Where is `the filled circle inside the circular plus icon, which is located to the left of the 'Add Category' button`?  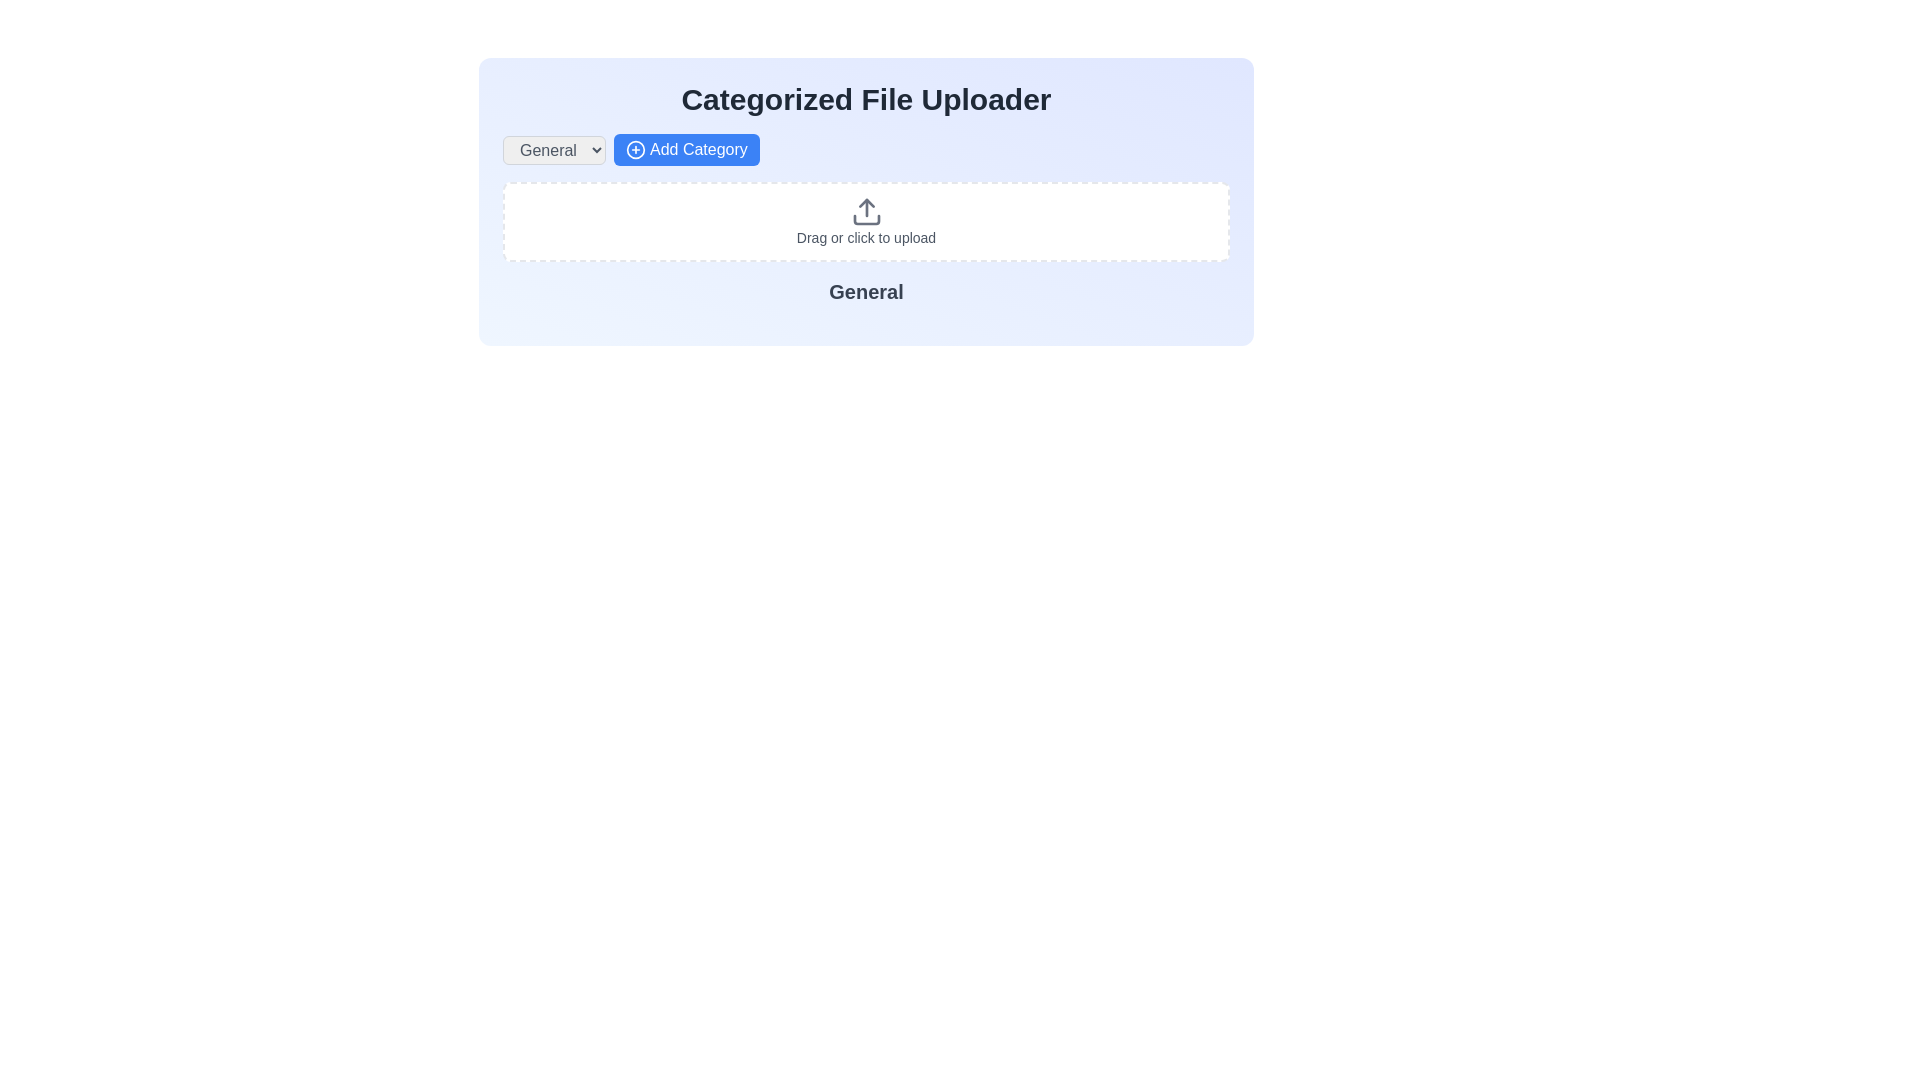 the filled circle inside the circular plus icon, which is located to the left of the 'Add Category' button is located at coordinates (634, 149).